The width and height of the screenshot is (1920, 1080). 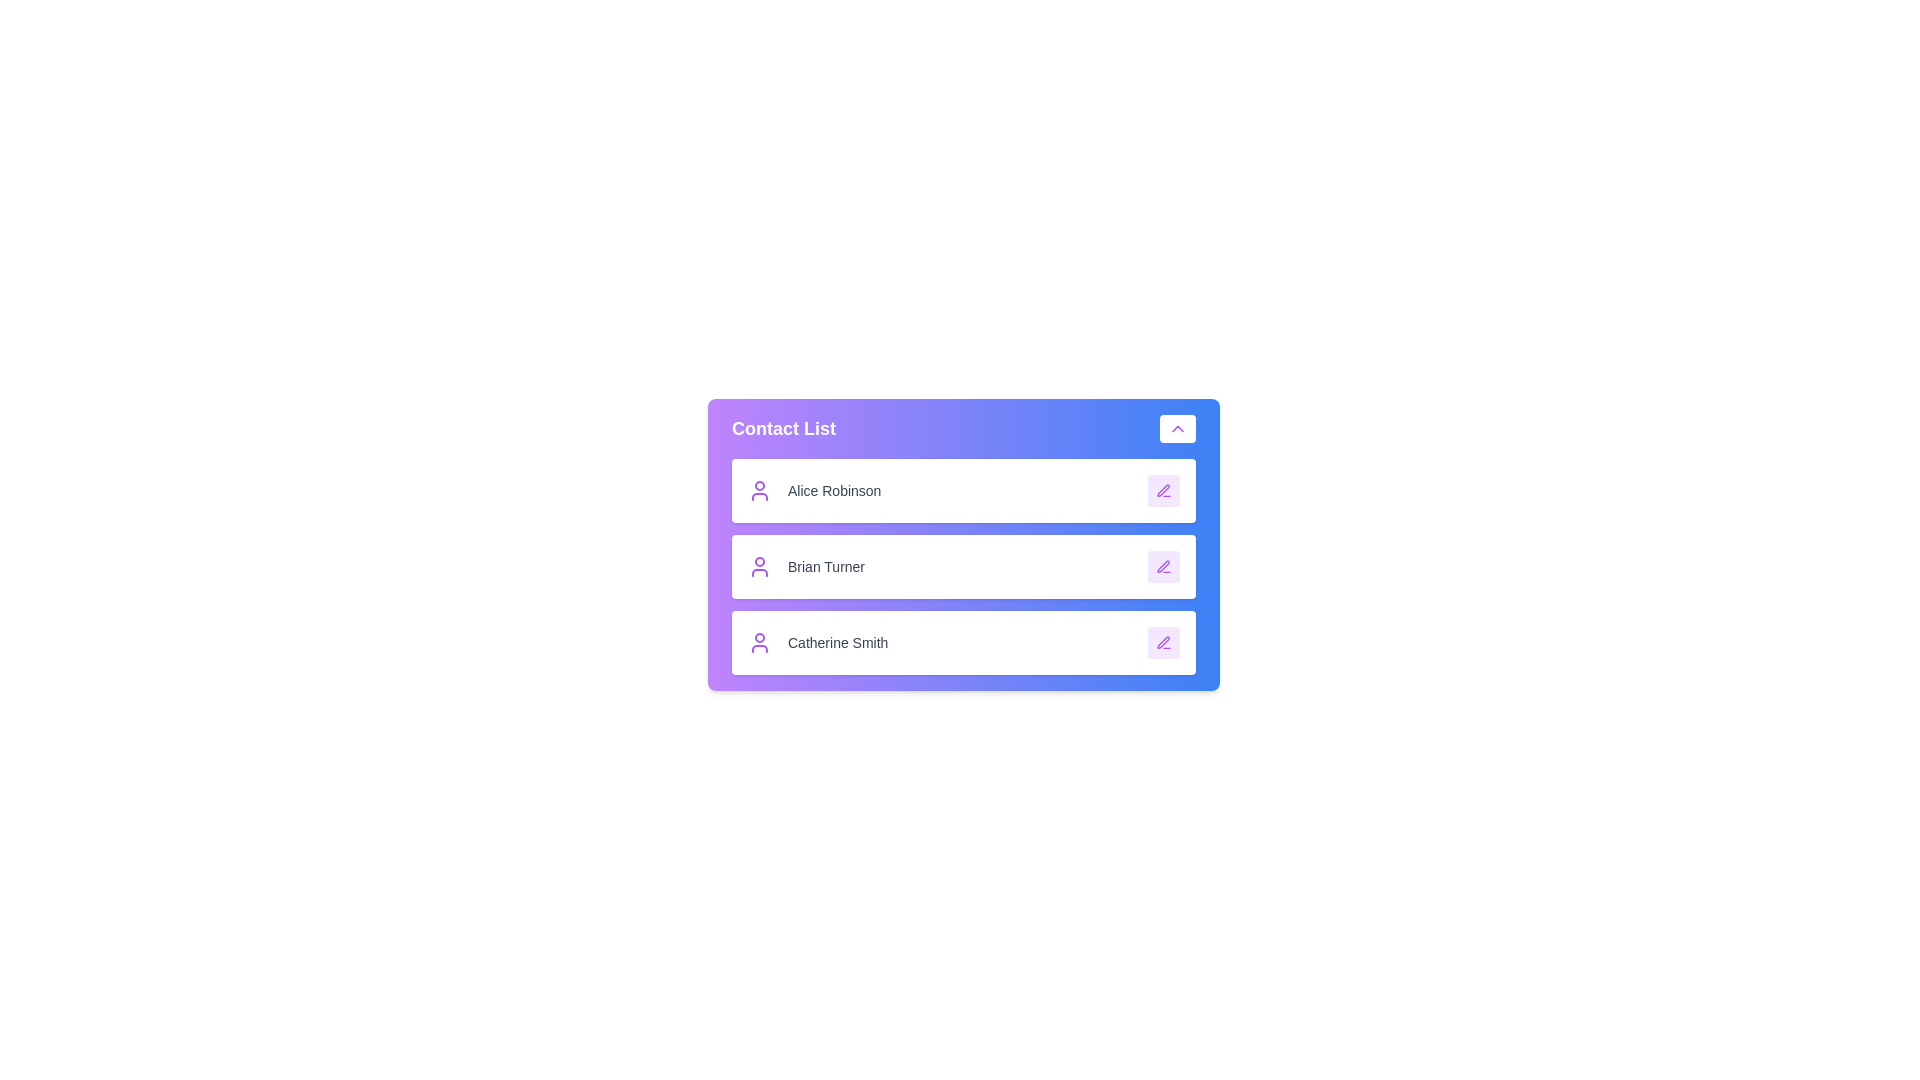 I want to click on the edit button of the list item Brian Turner, so click(x=1163, y=567).